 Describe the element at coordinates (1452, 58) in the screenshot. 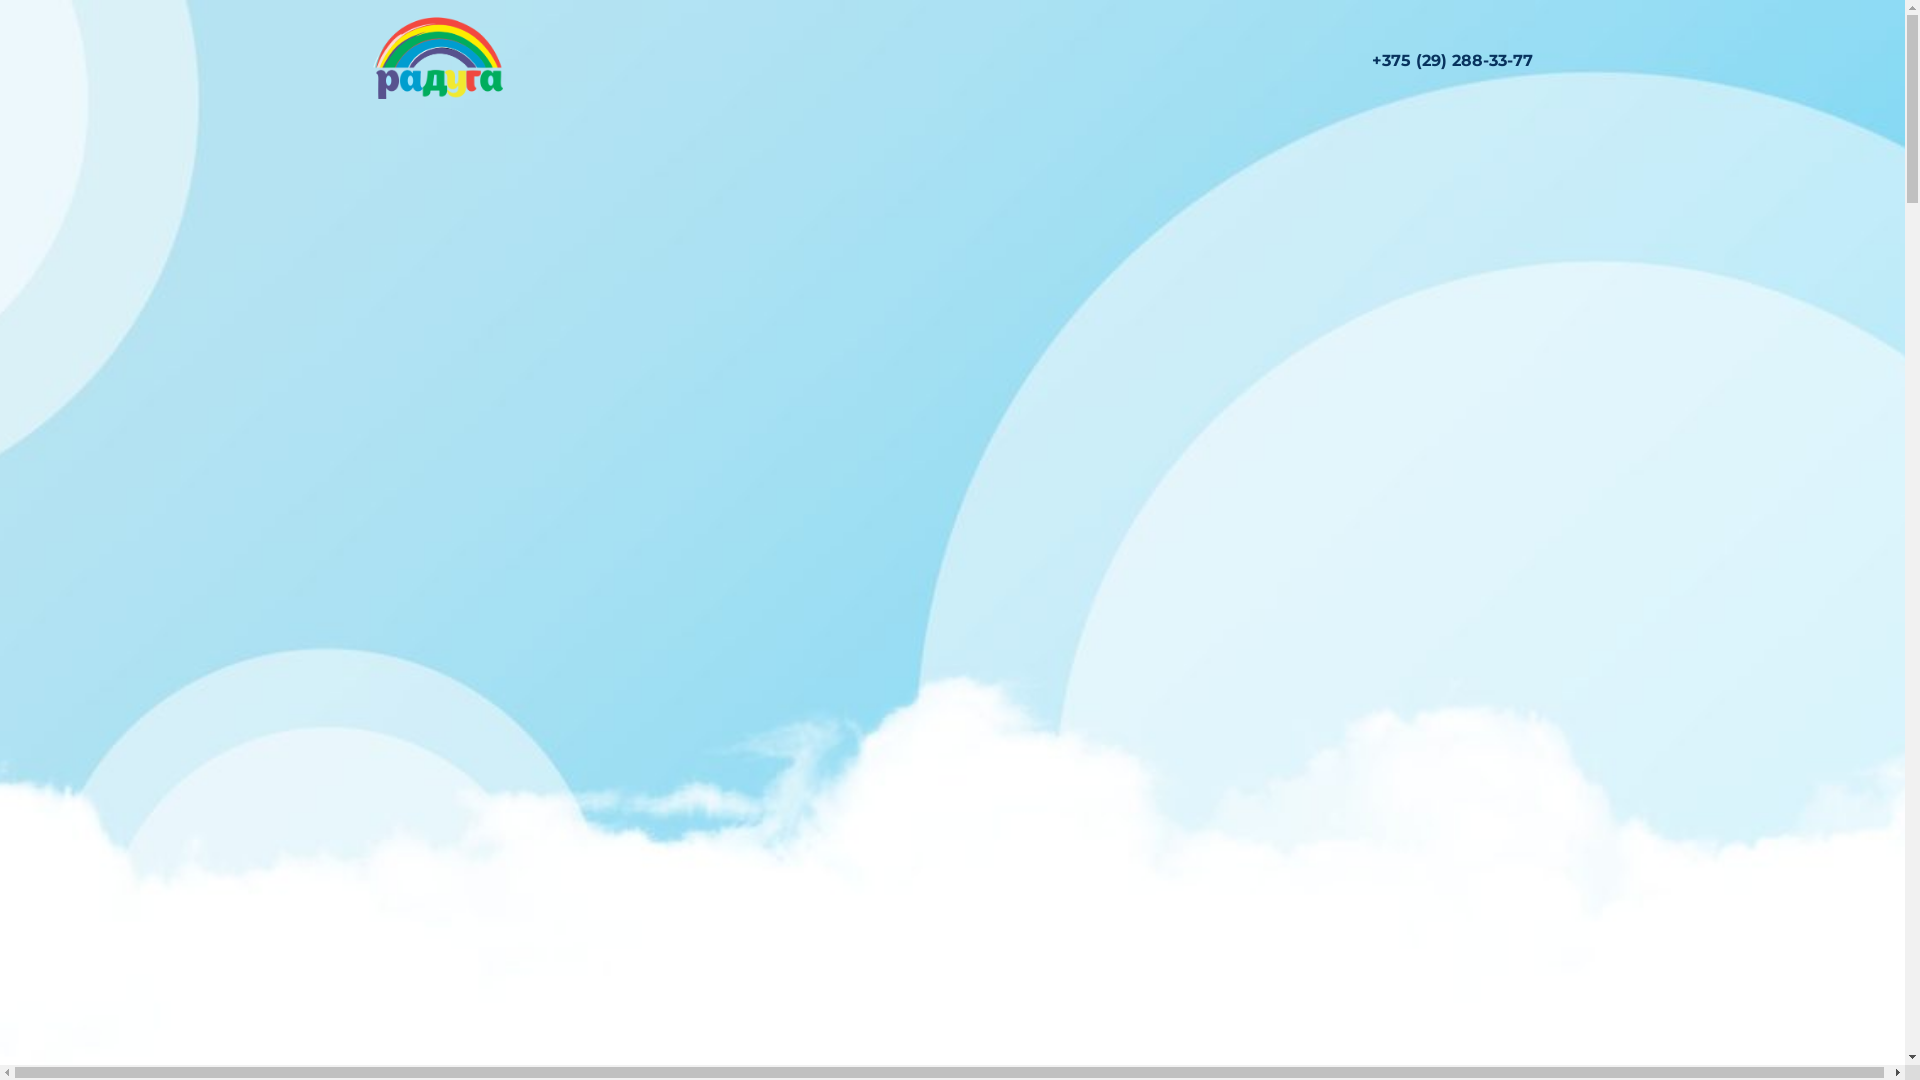

I see `'+375 (29) 288-33-77'` at that location.